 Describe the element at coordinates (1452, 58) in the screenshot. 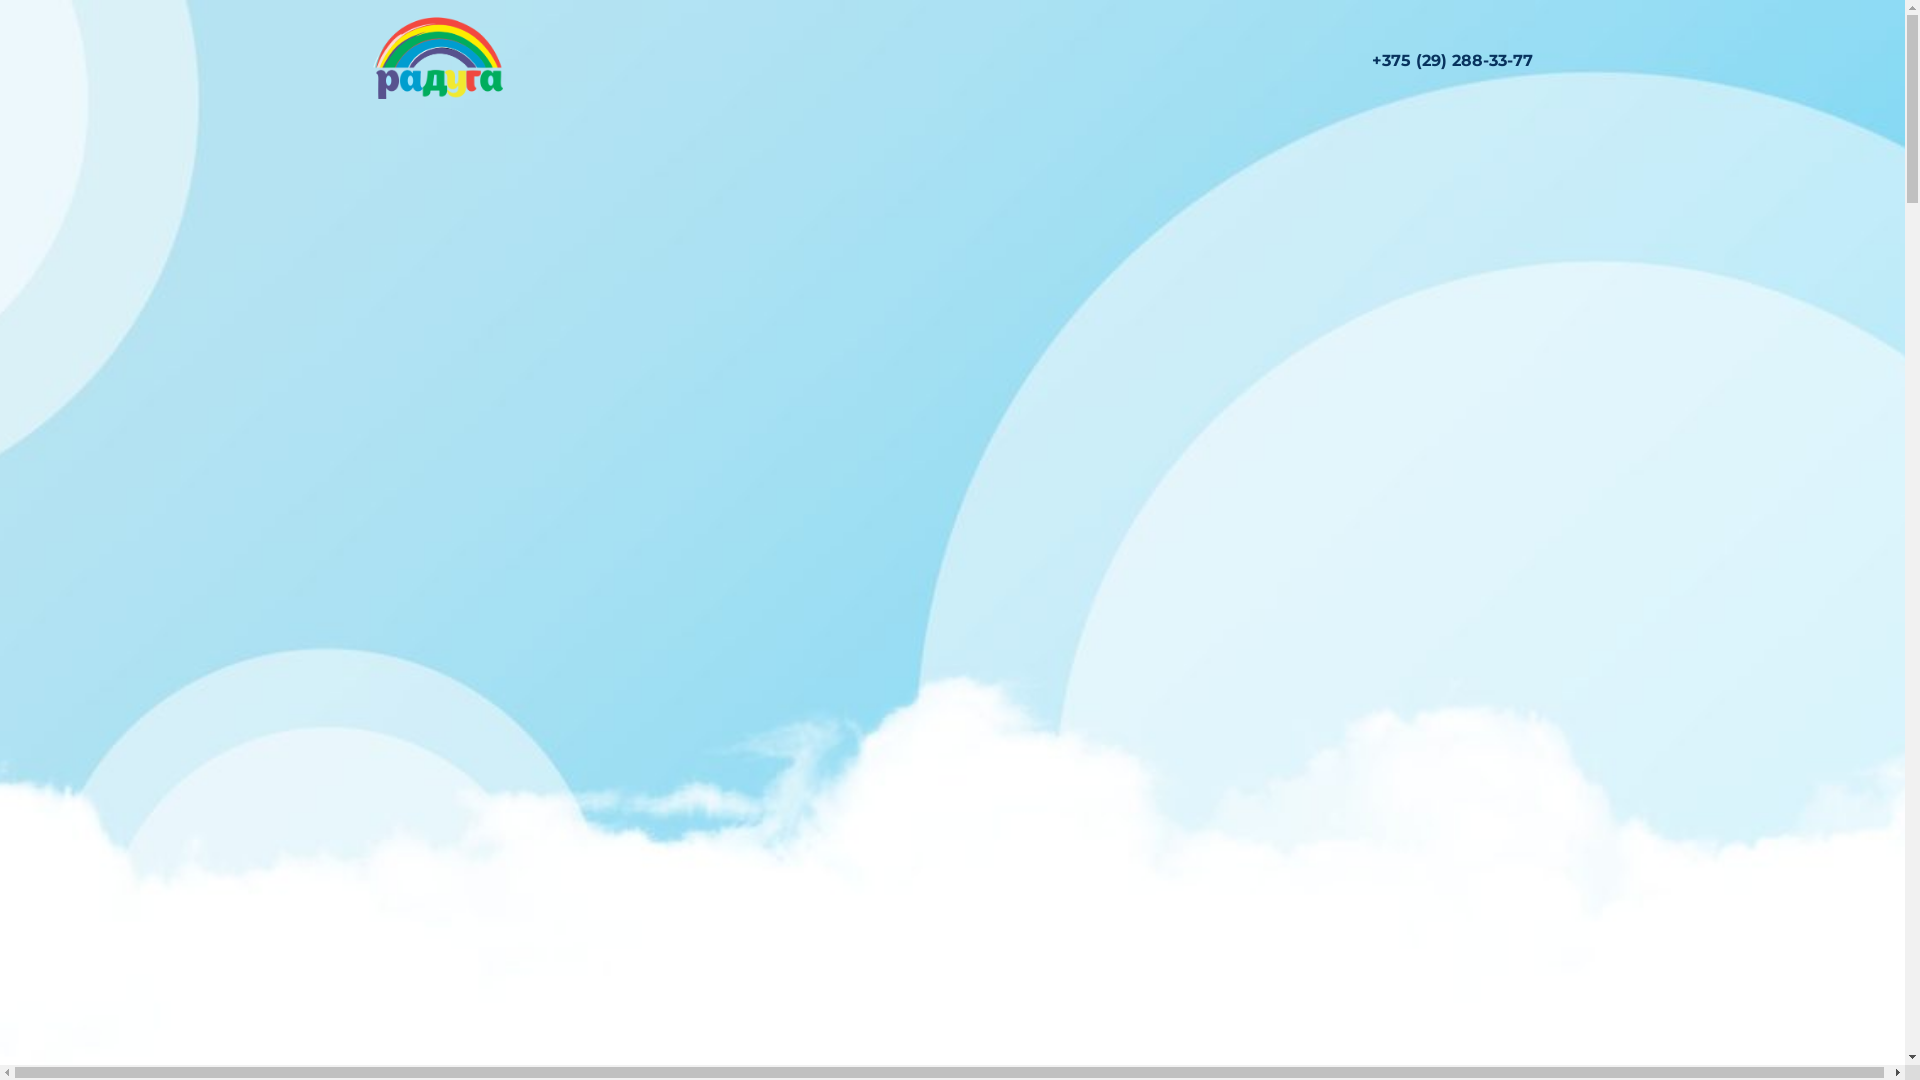

I see `'+375 (29) 288-33-77'` at that location.